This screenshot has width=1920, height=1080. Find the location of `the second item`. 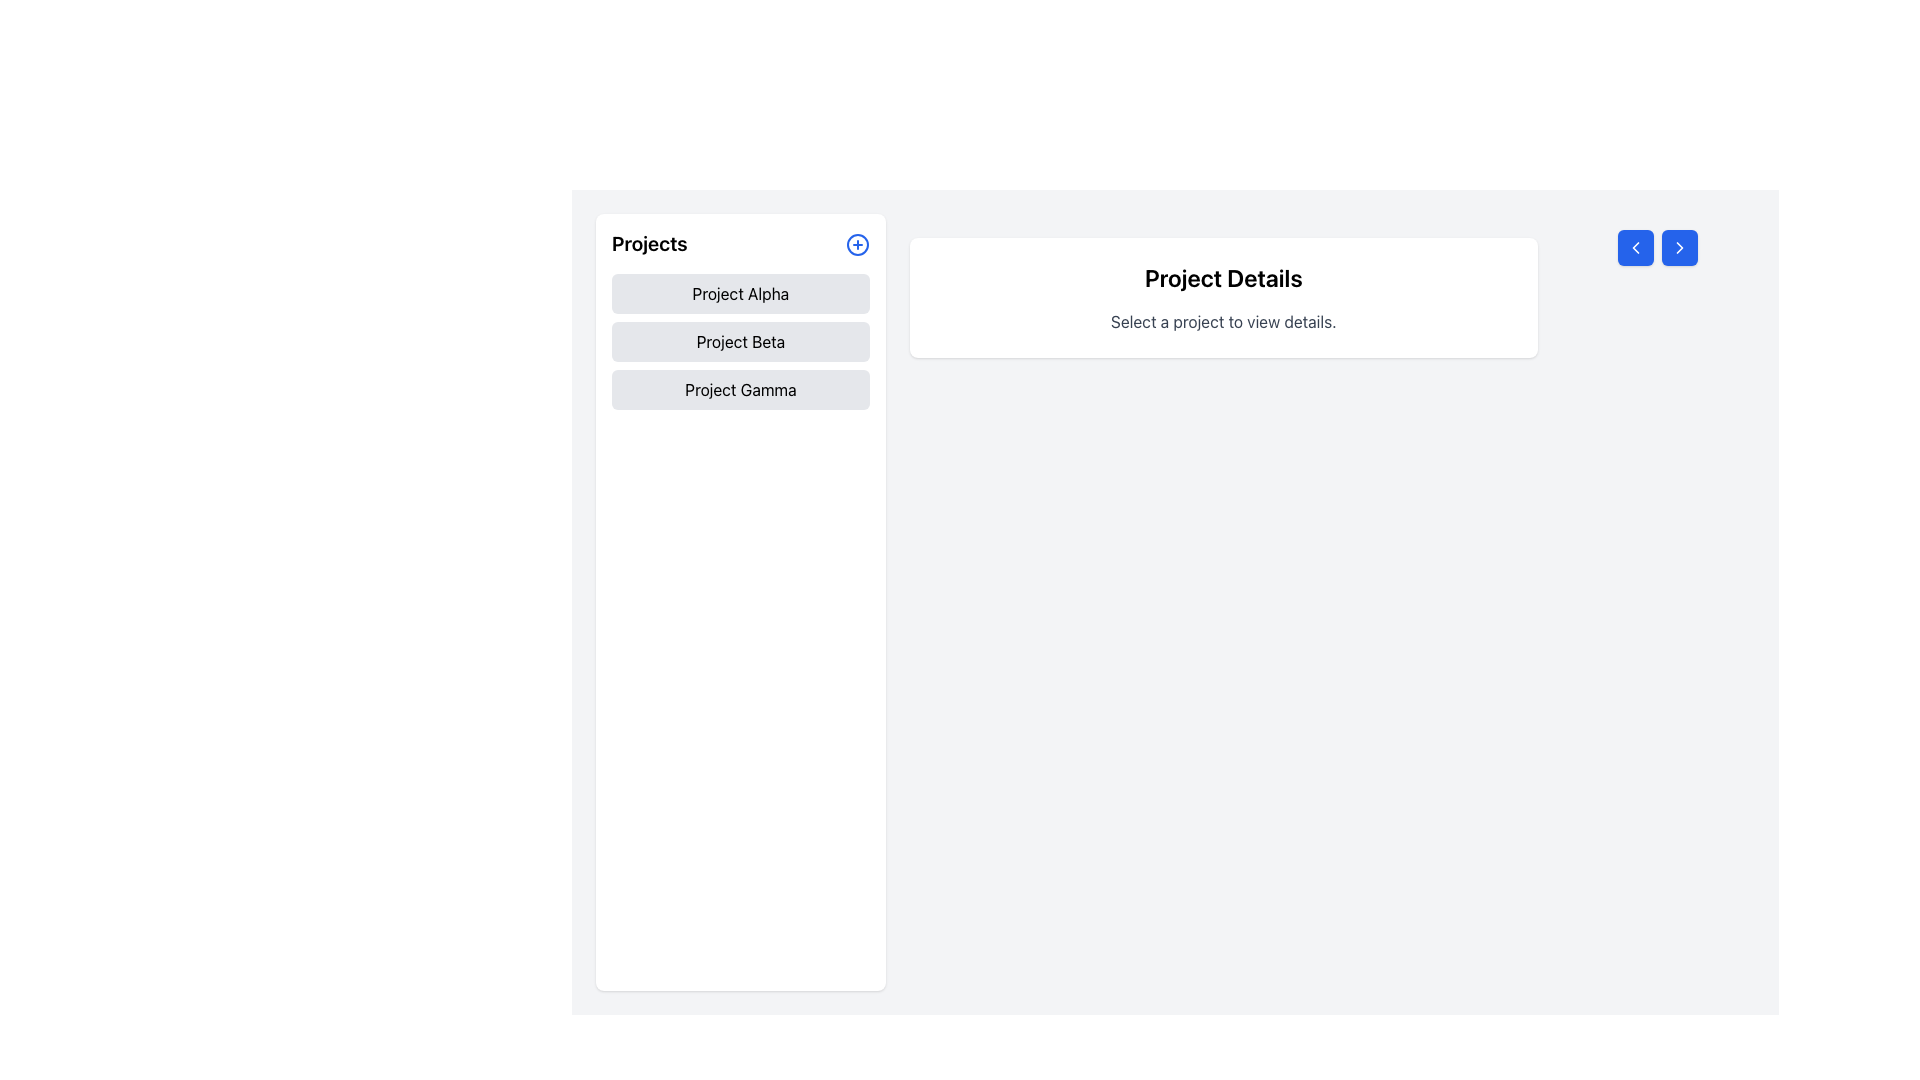

the second item is located at coordinates (739, 341).